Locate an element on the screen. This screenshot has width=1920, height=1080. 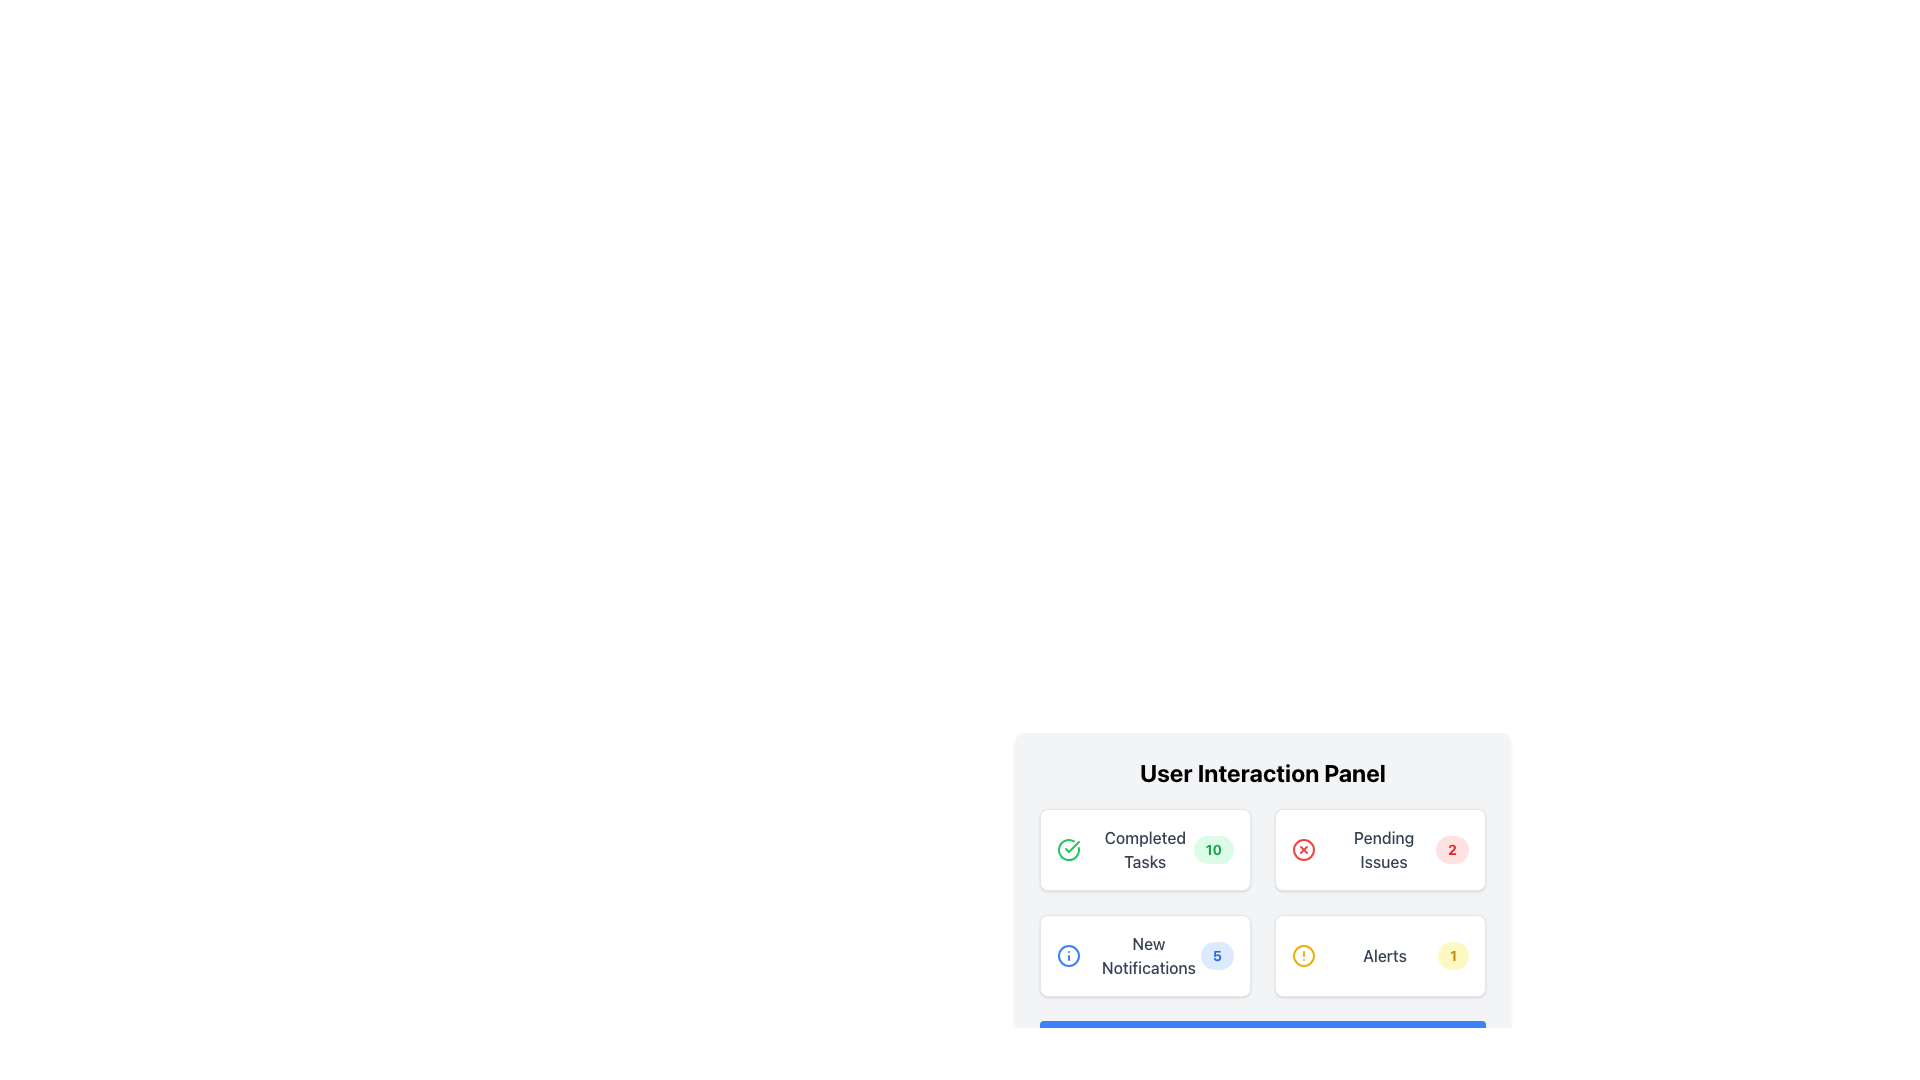
the badge that indicates the count of completed tasks located in the 'Completed Tasks' section of the 'User Interaction Panel' is located at coordinates (1212, 849).